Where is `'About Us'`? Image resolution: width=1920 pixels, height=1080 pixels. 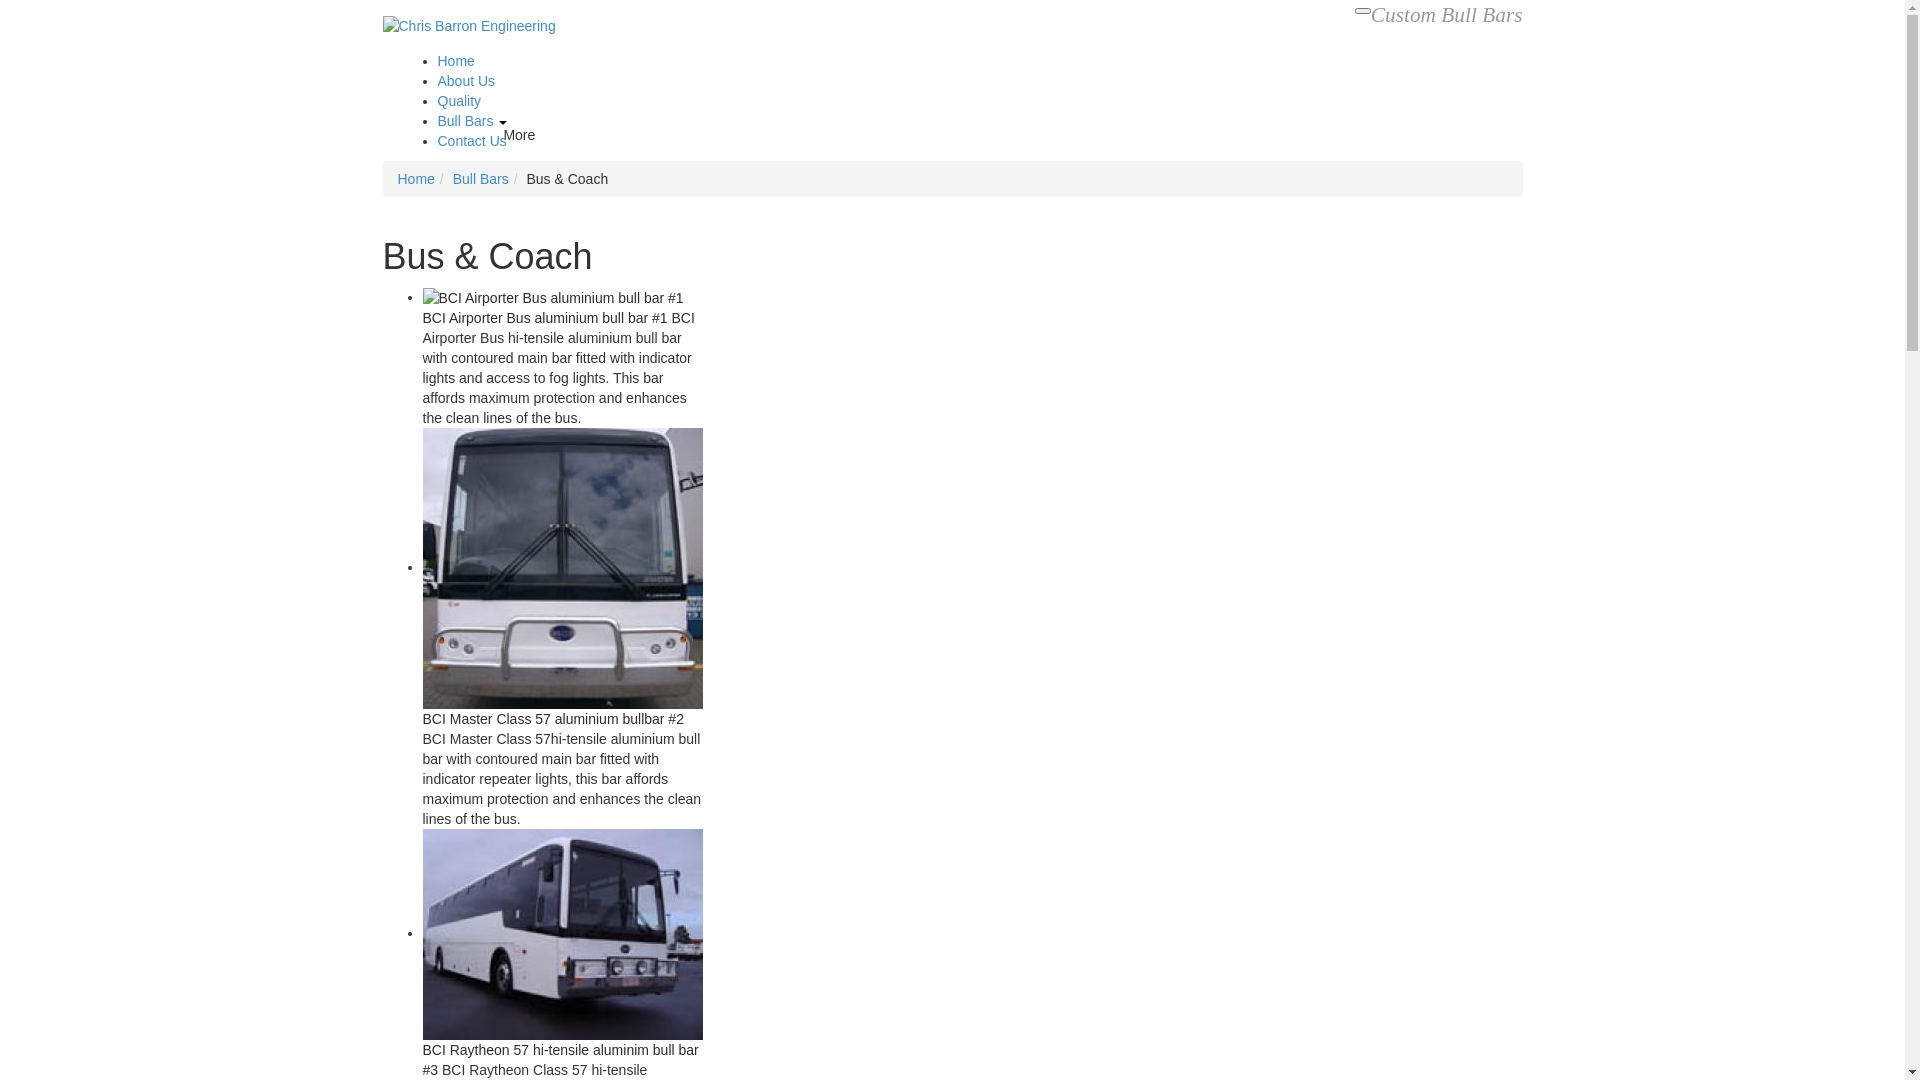 'About Us' is located at coordinates (465, 80).